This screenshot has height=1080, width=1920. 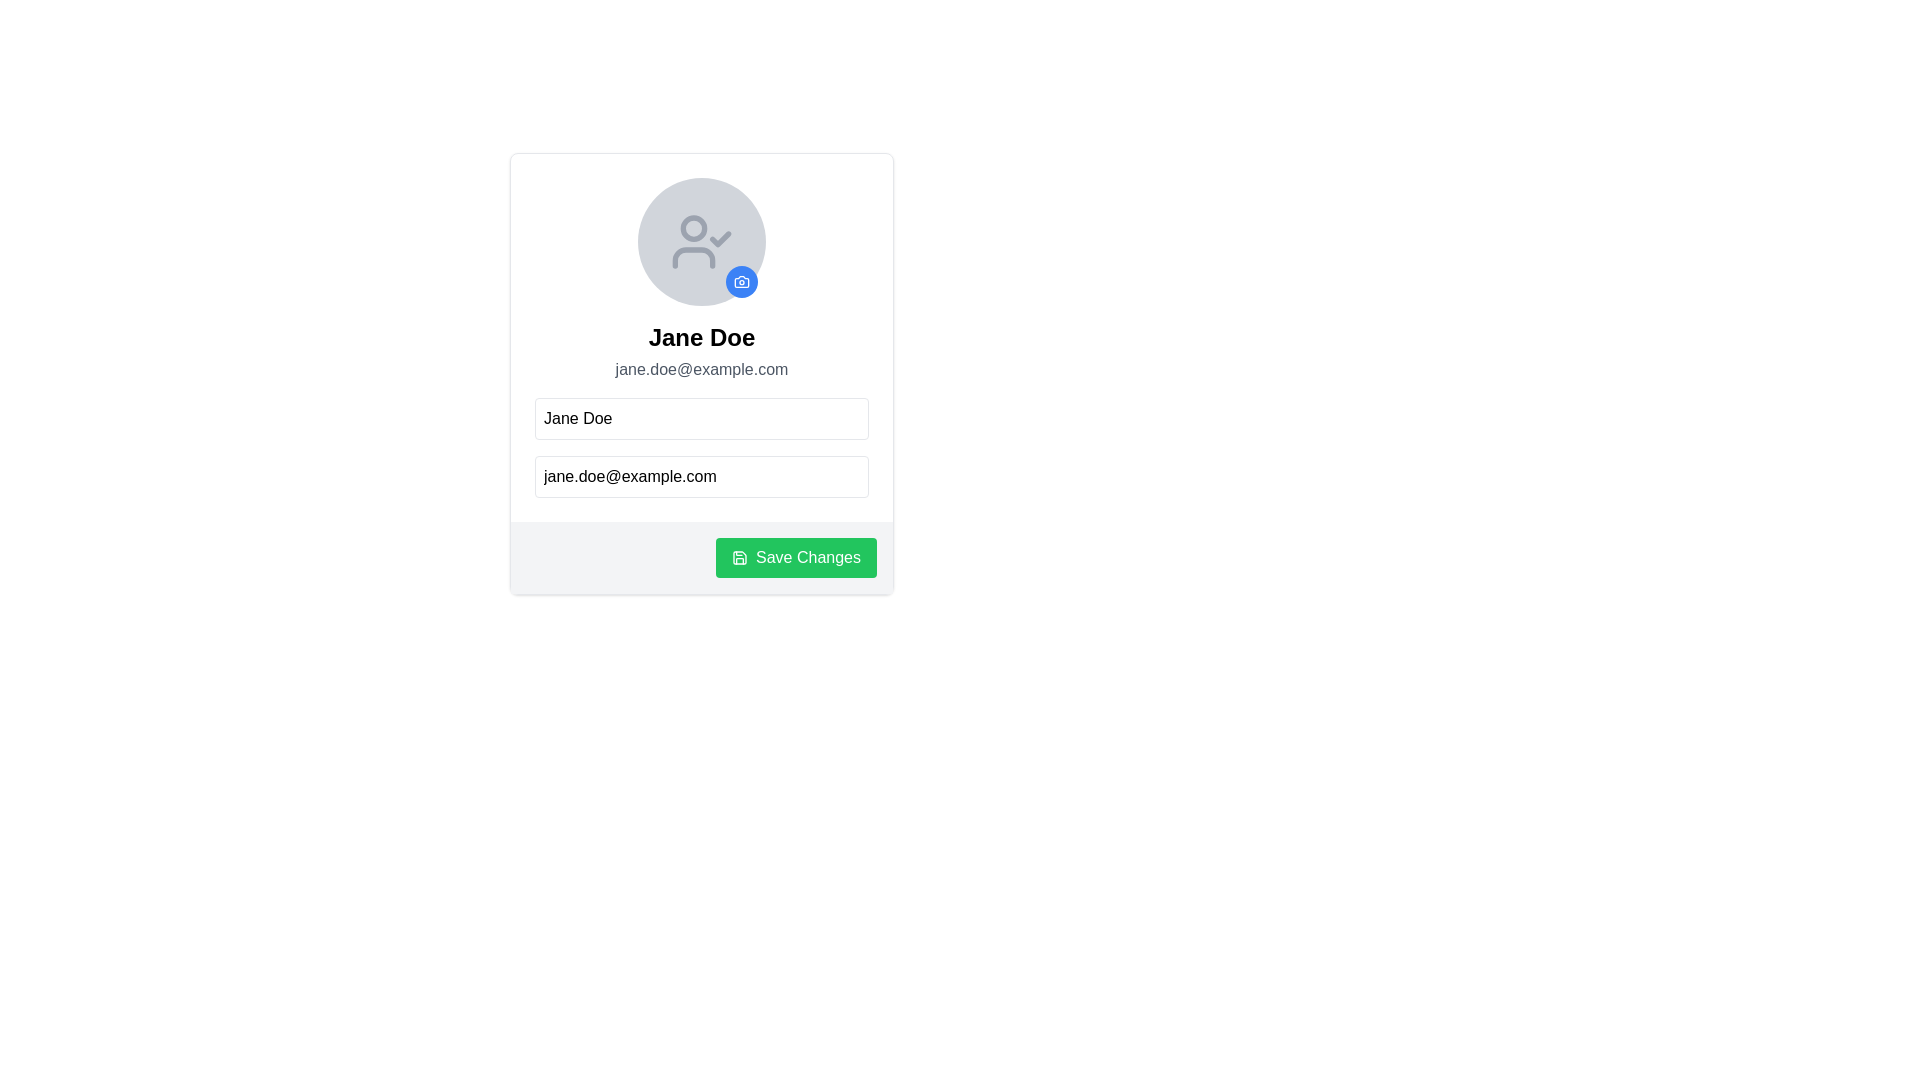 What do you see at coordinates (738, 558) in the screenshot?
I see `the save icon located to the left of the 'Save Changes' text in the green button at the bottom middle of the interface` at bounding box center [738, 558].